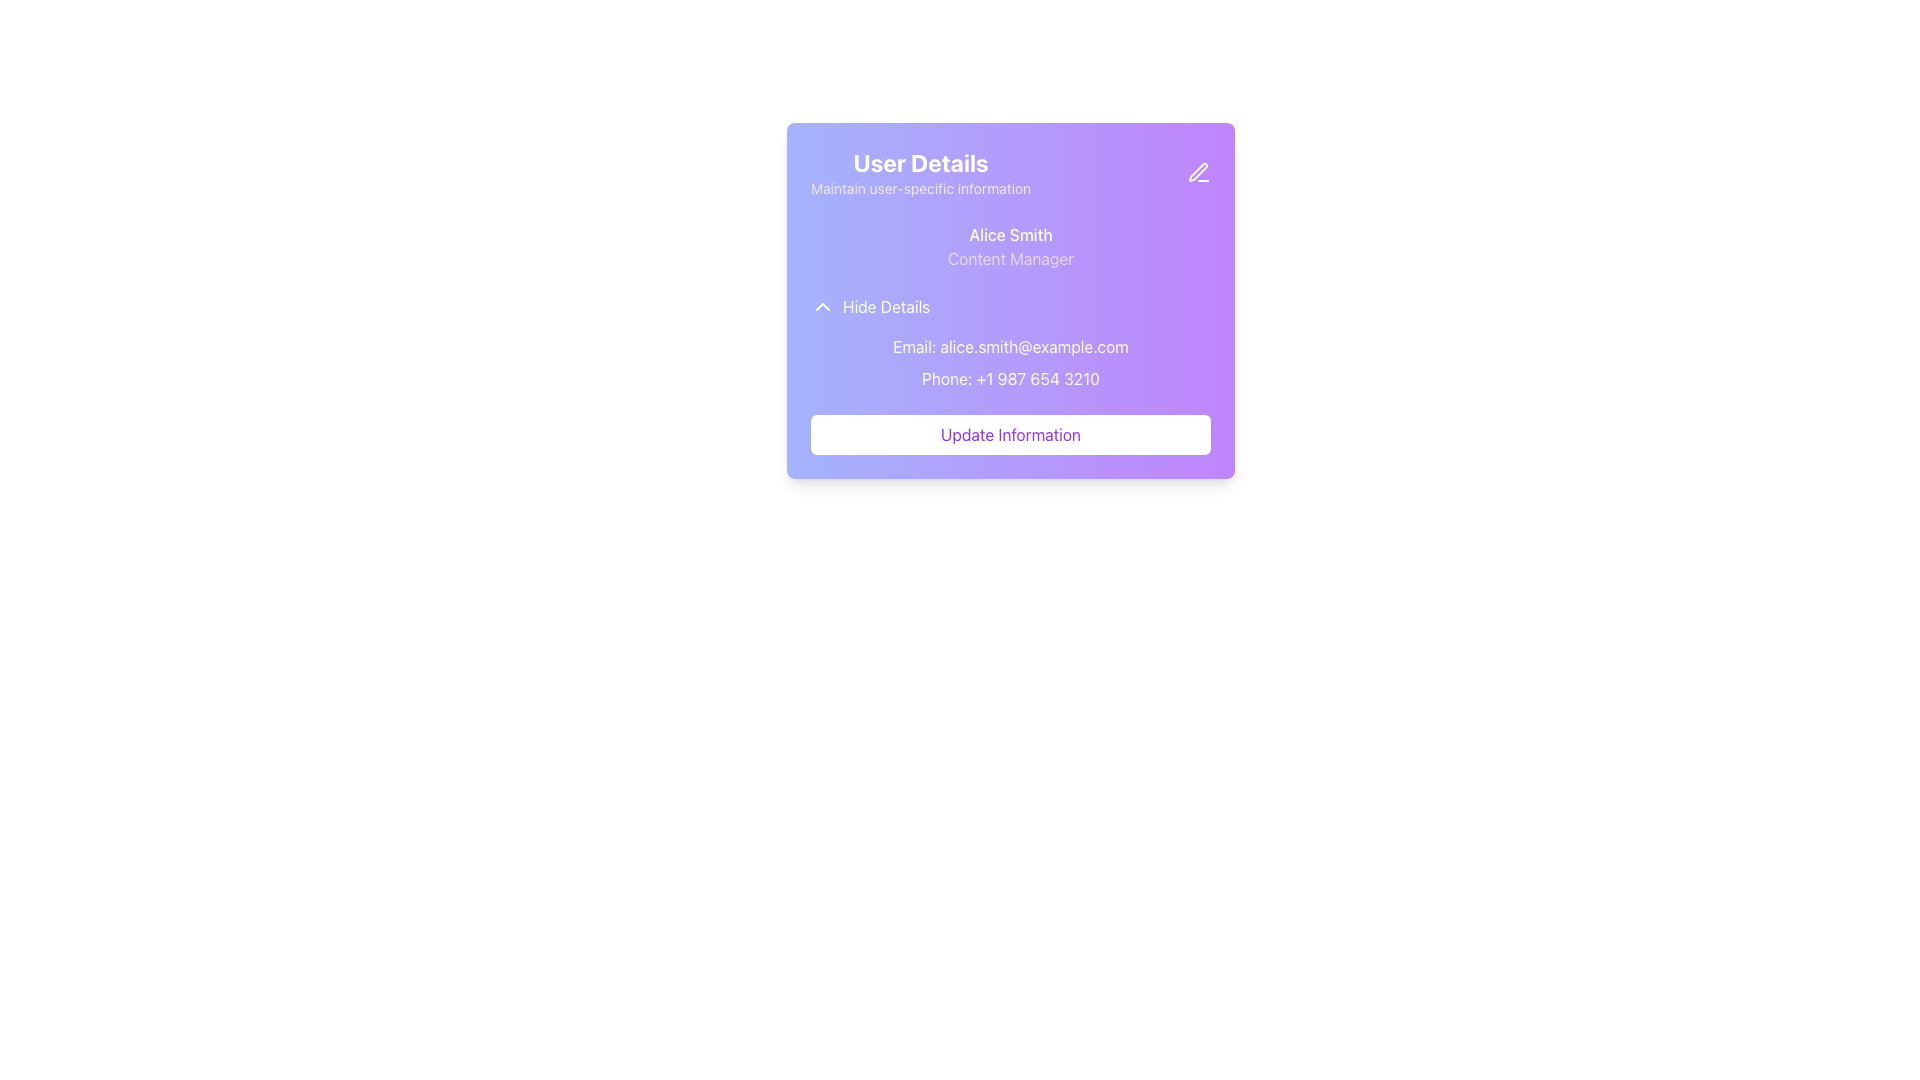 Image resolution: width=1920 pixels, height=1080 pixels. What do you see at coordinates (920, 161) in the screenshot?
I see `the bold 'User Details' header text, which is large, white, and set against a purple gradient background, located at the top-left section of its card interface` at bounding box center [920, 161].